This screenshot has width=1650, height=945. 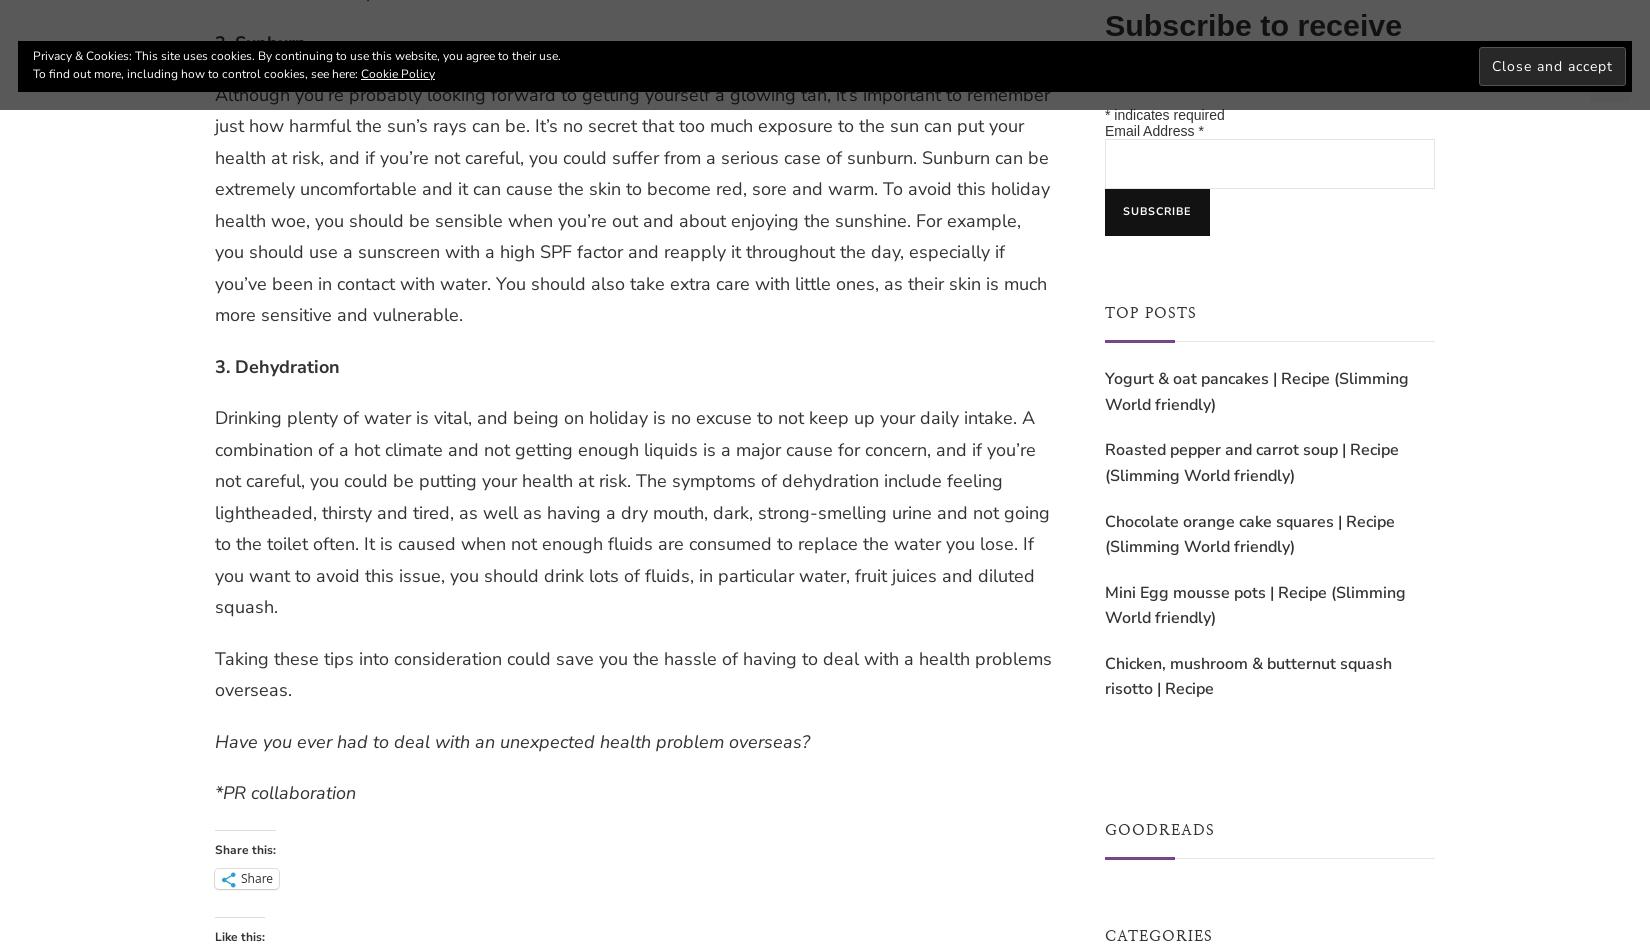 What do you see at coordinates (397, 72) in the screenshot?
I see `'Cookie Policy'` at bounding box center [397, 72].